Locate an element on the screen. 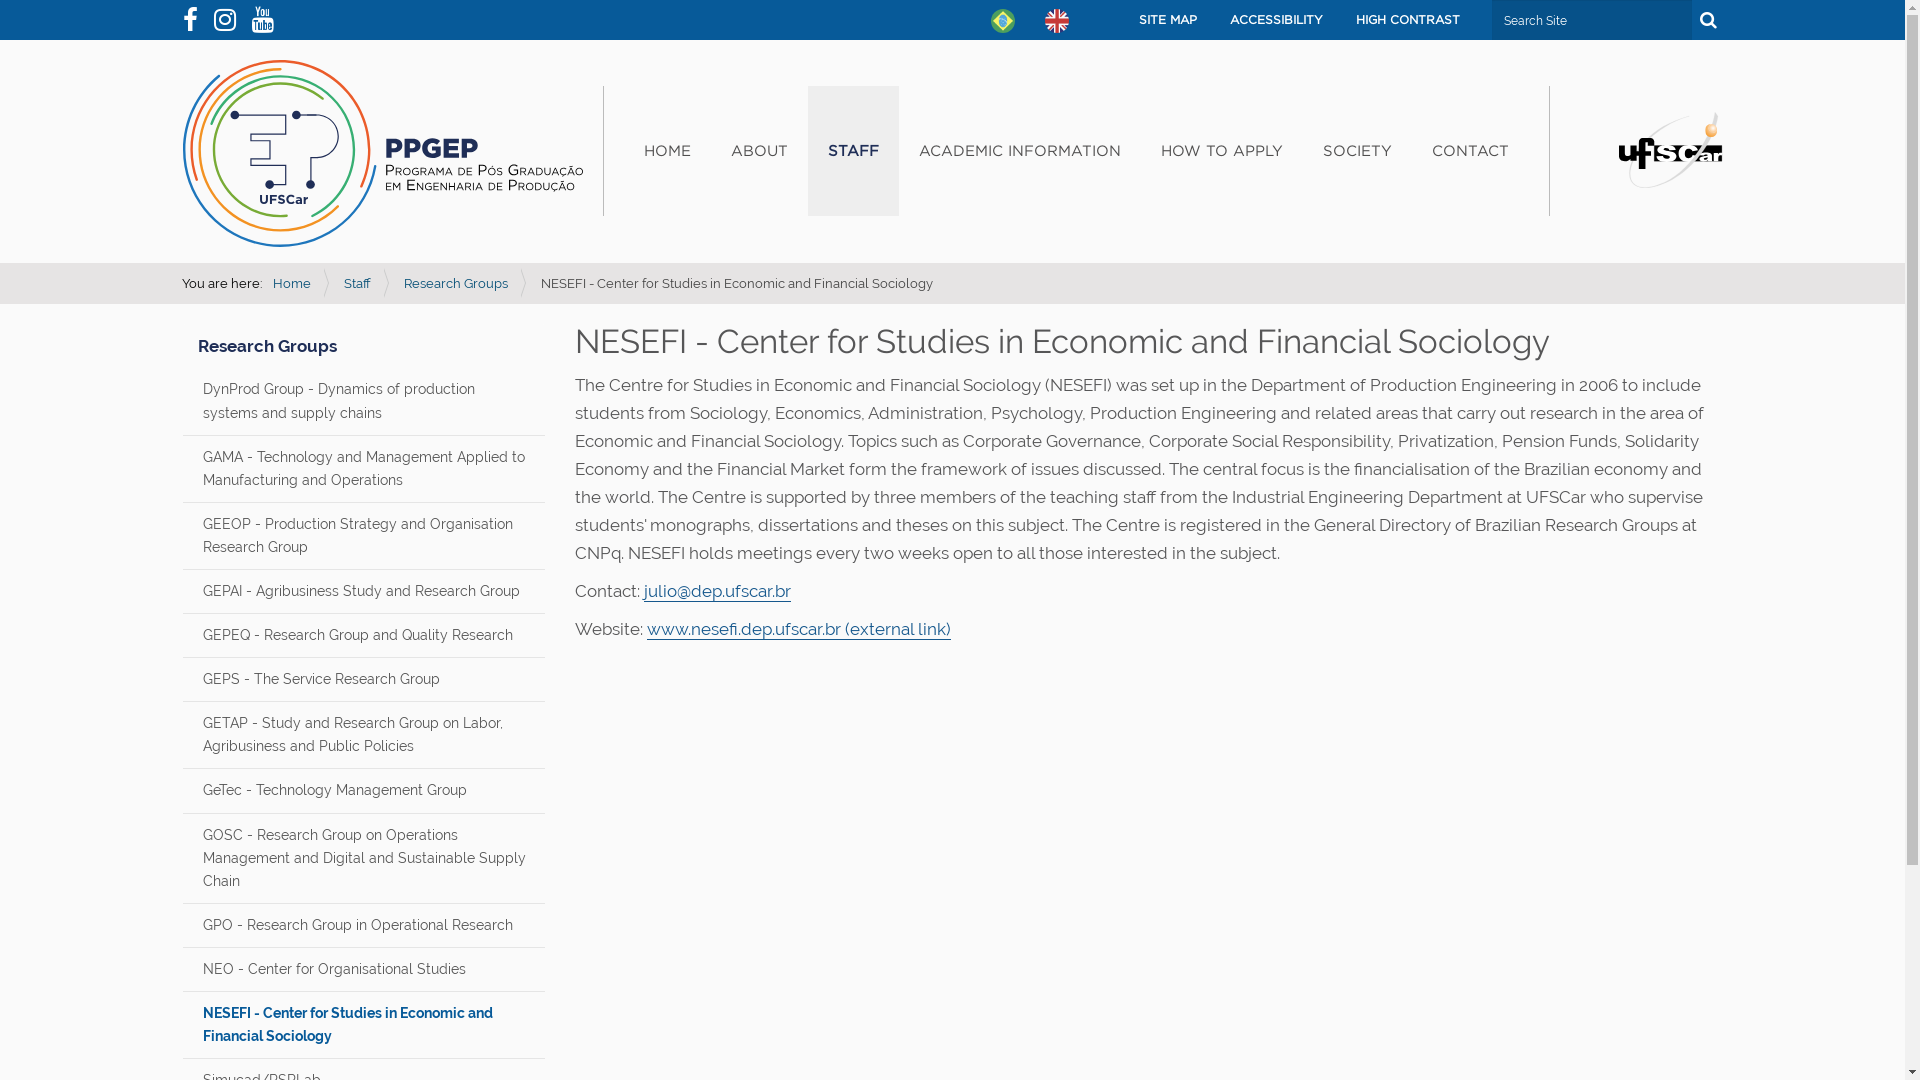 The width and height of the screenshot is (1920, 1080). 'HOW TO APPLY' is located at coordinates (1219, 149).